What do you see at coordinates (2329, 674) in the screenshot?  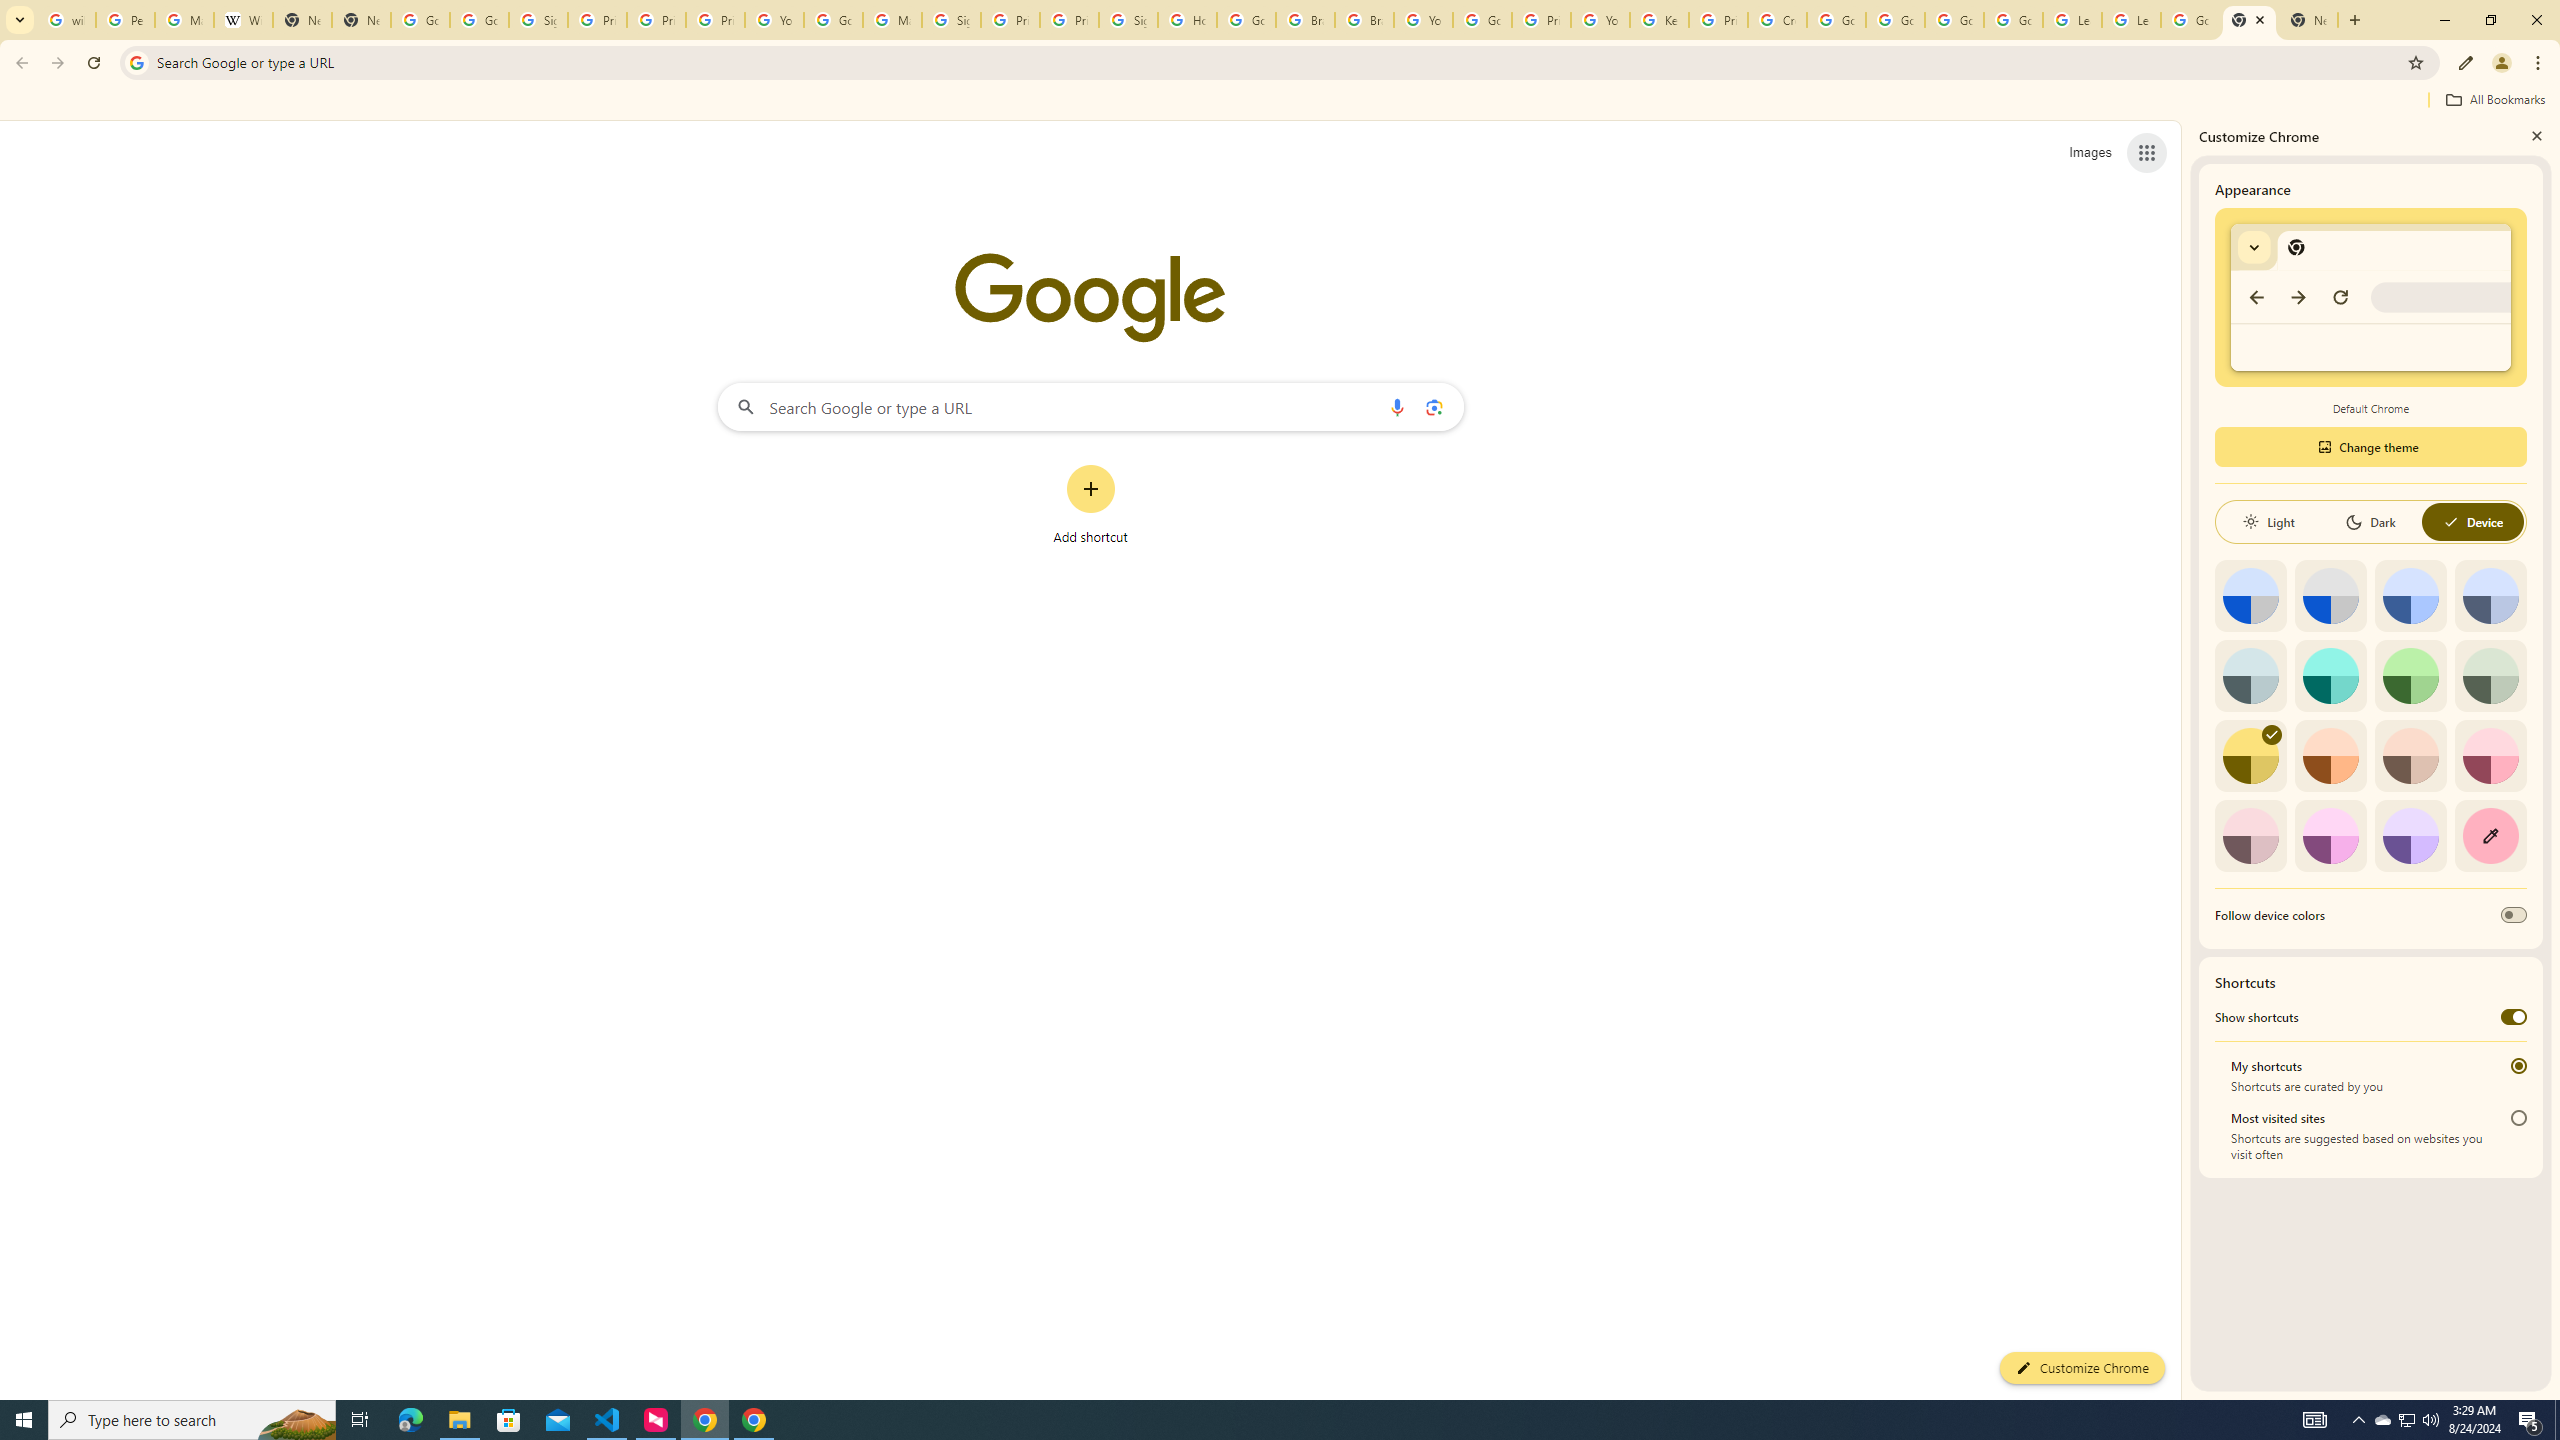 I see `'Aqua'` at bounding box center [2329, 674].